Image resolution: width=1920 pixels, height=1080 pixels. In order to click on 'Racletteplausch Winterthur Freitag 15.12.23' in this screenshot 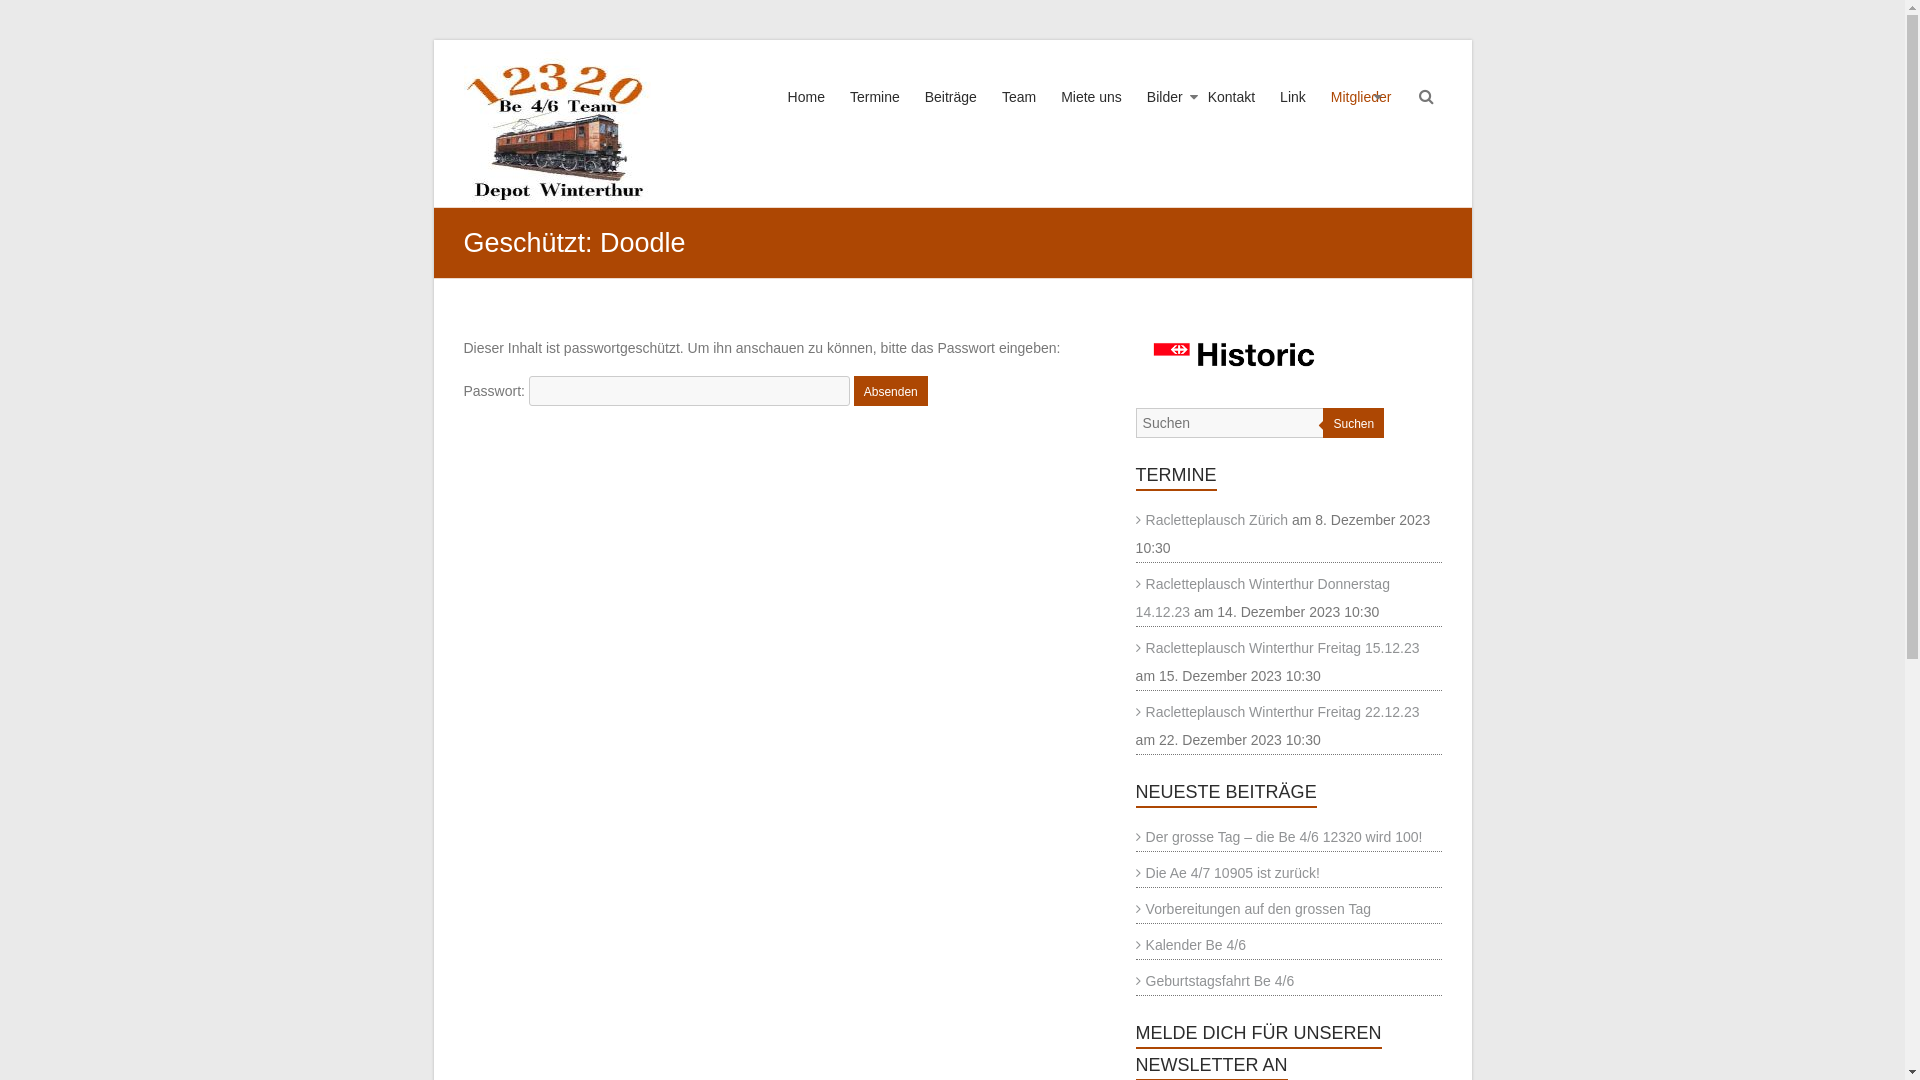, I will do `click(1276, 648)`.